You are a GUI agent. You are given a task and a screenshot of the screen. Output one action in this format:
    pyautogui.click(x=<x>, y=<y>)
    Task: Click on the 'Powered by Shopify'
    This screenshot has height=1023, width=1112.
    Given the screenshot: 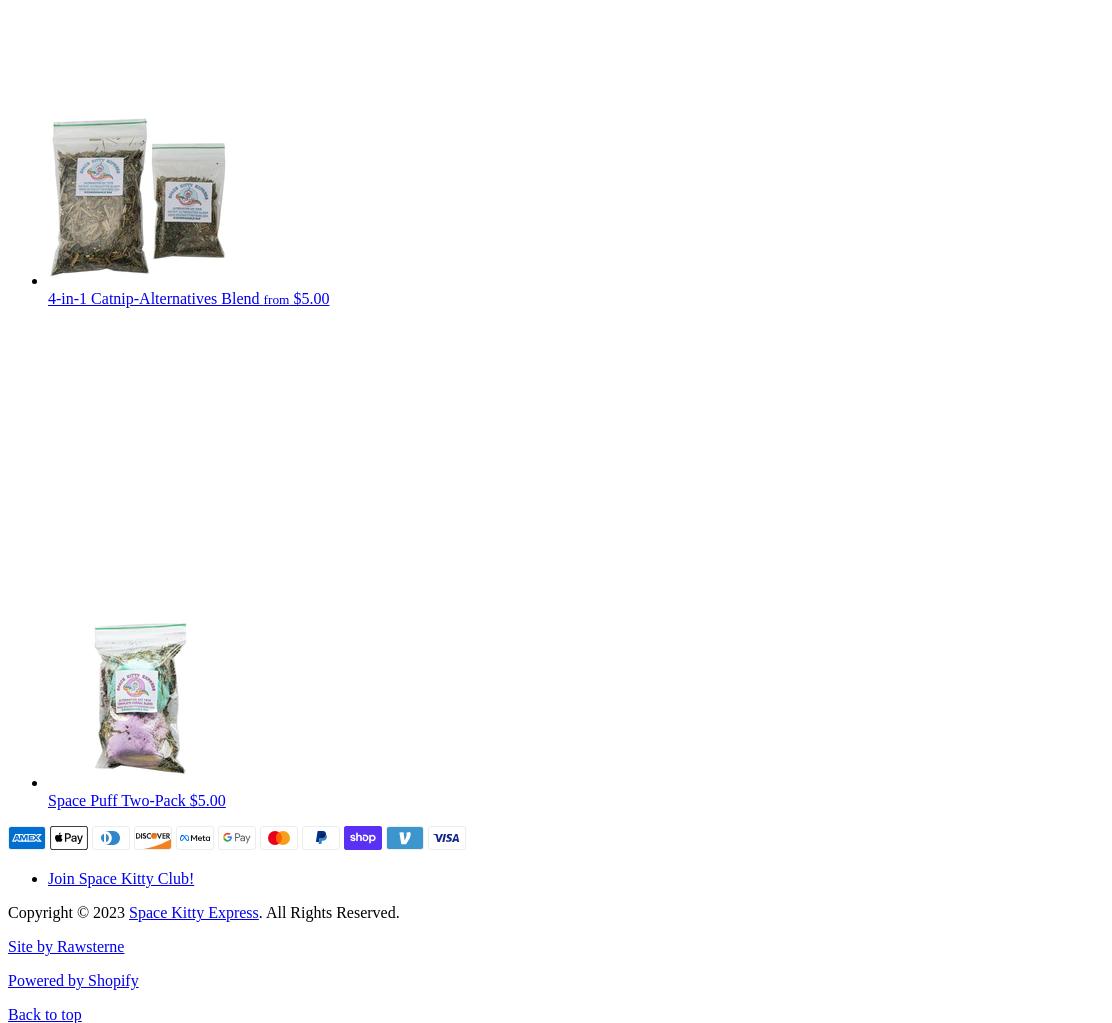 What is the action you would take?
    pyautogui.click(x=71, y=980)
    